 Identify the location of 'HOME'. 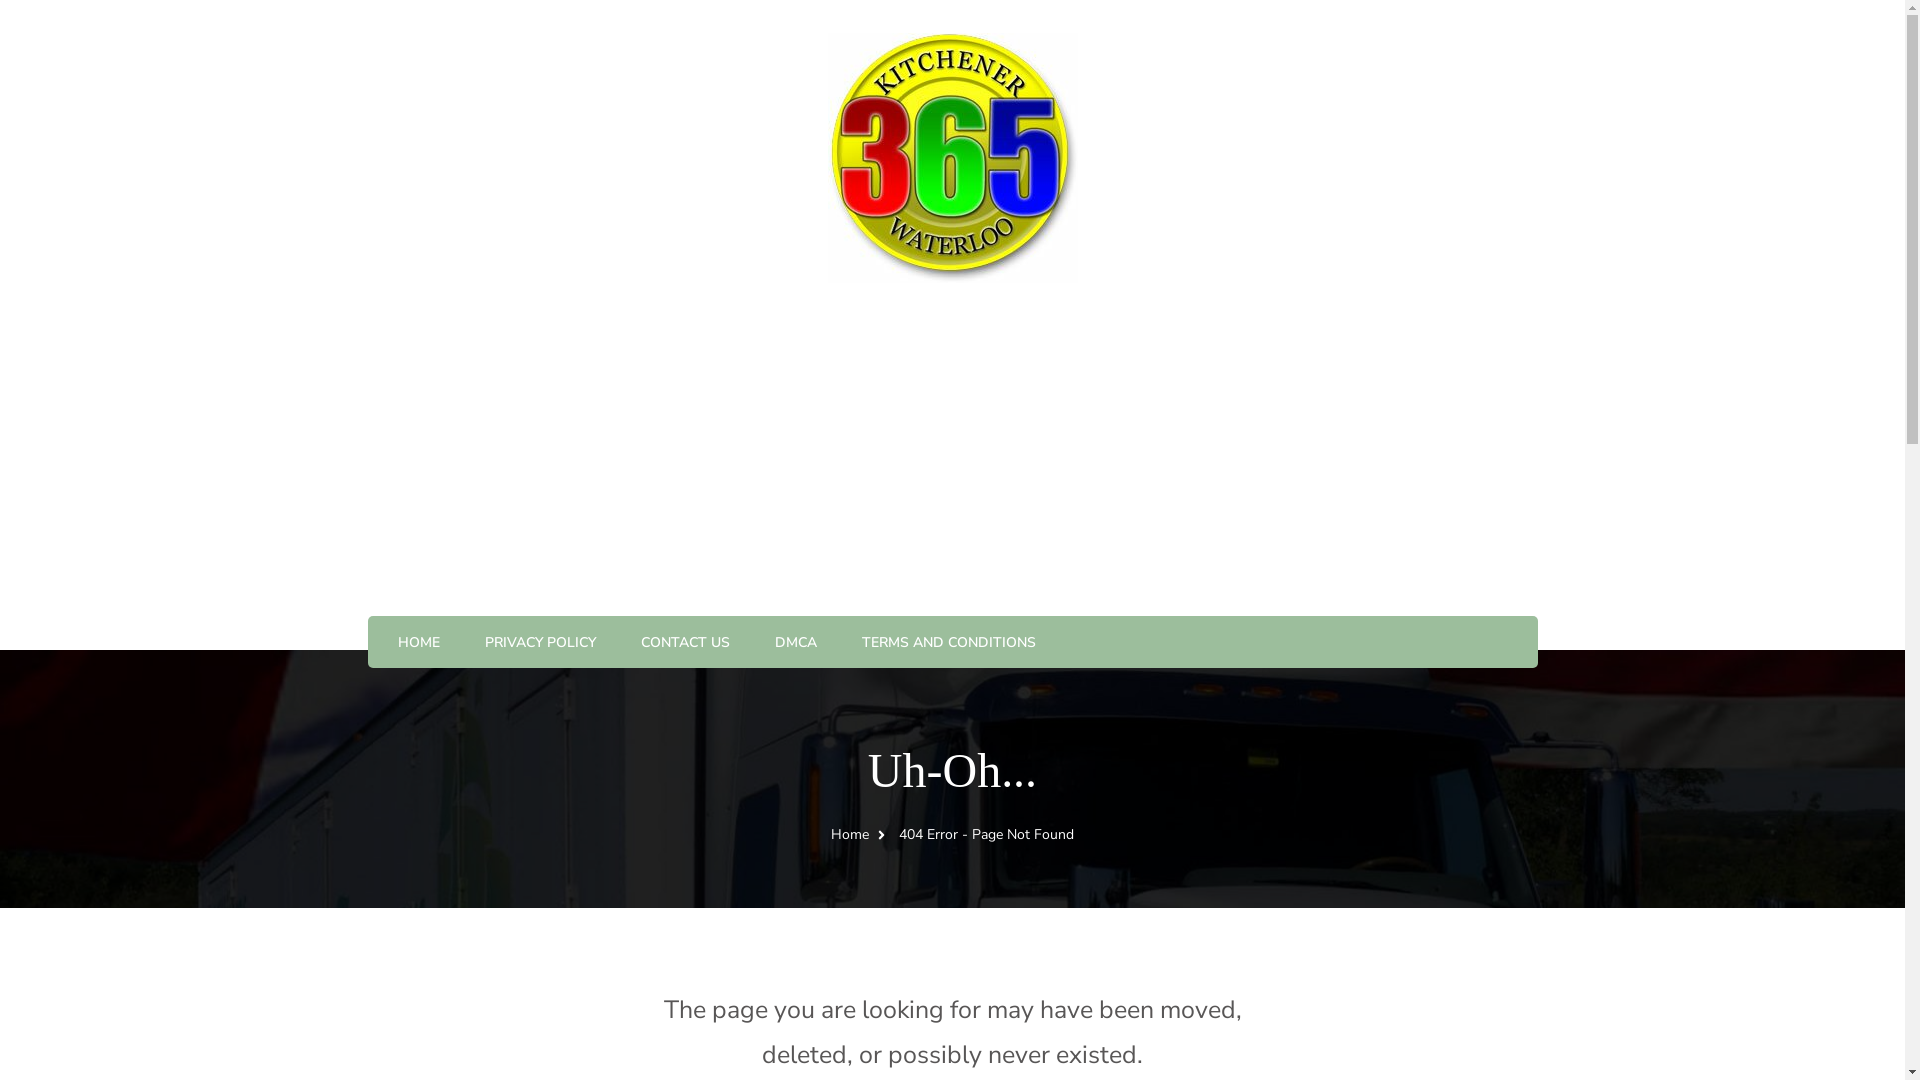
(417, 644).